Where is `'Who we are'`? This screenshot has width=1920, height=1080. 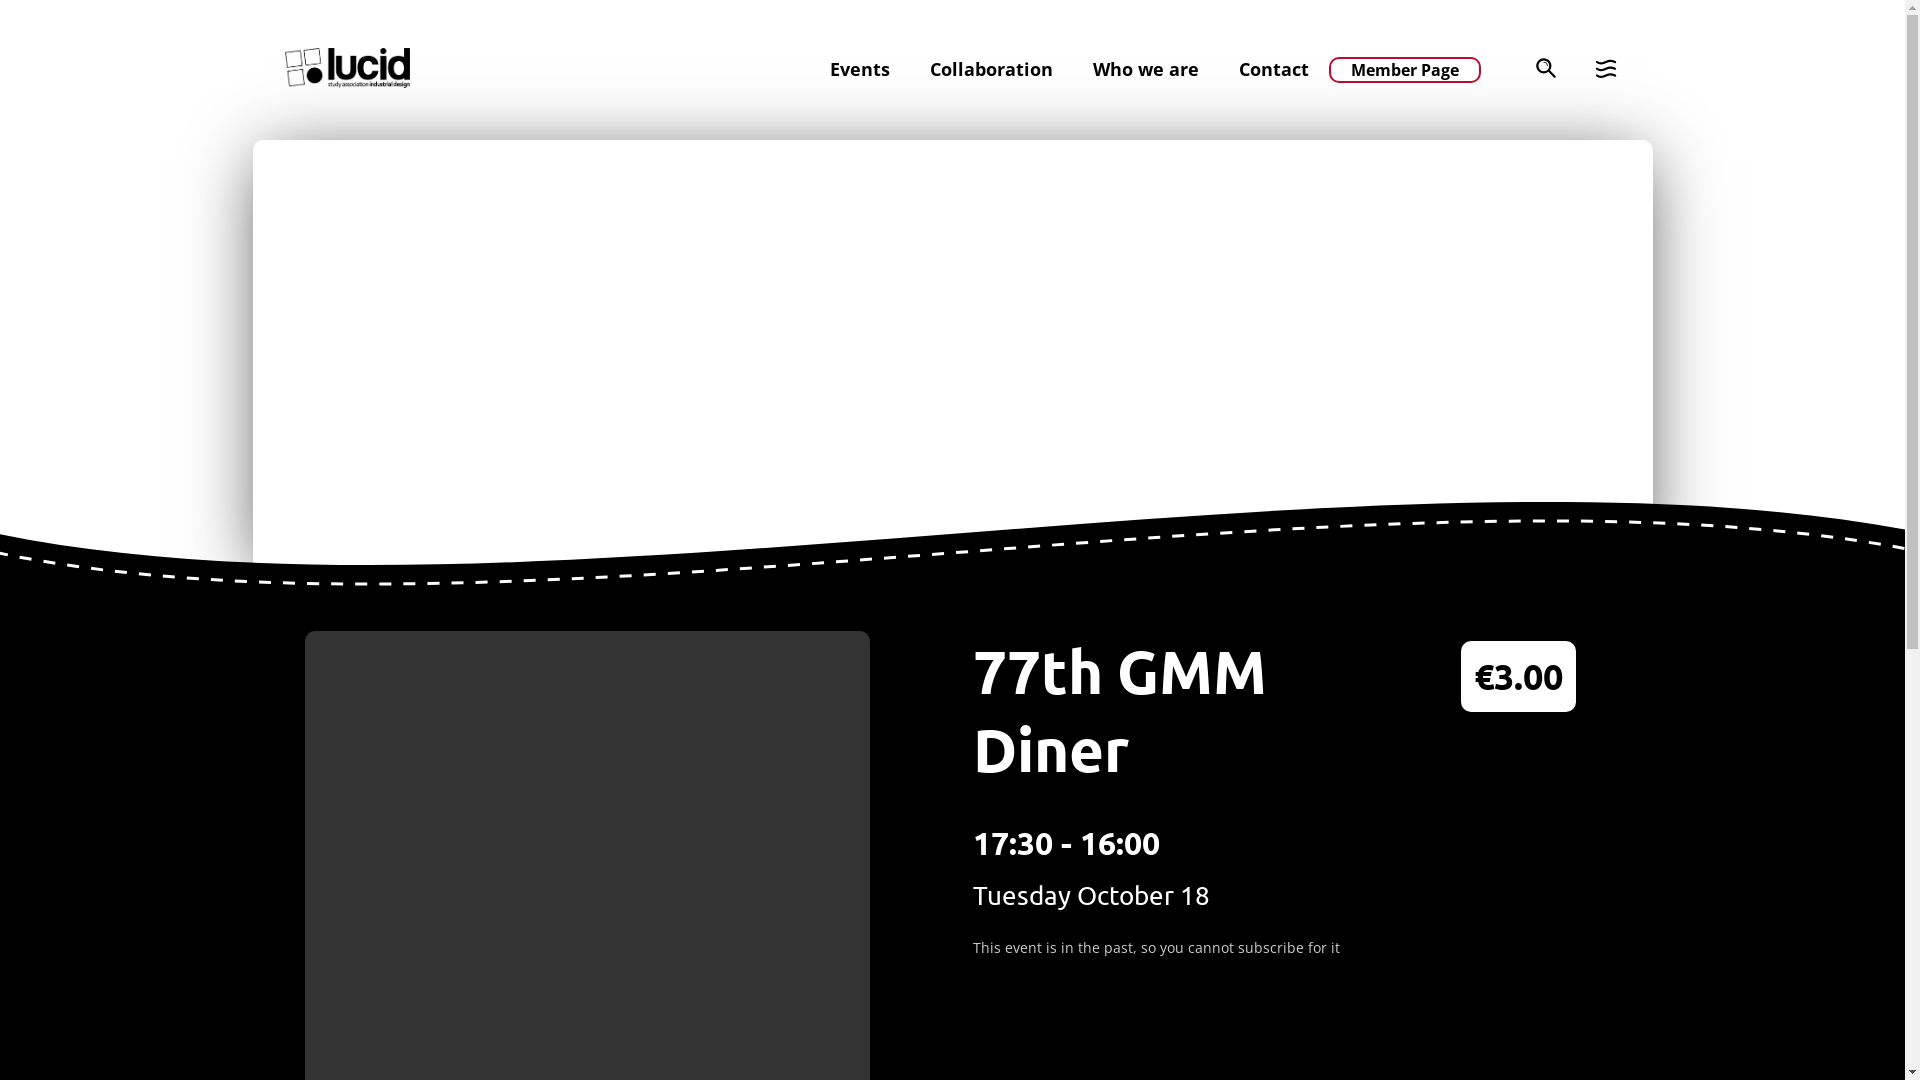
'Who we are' is located at coordinates (1145, 68).